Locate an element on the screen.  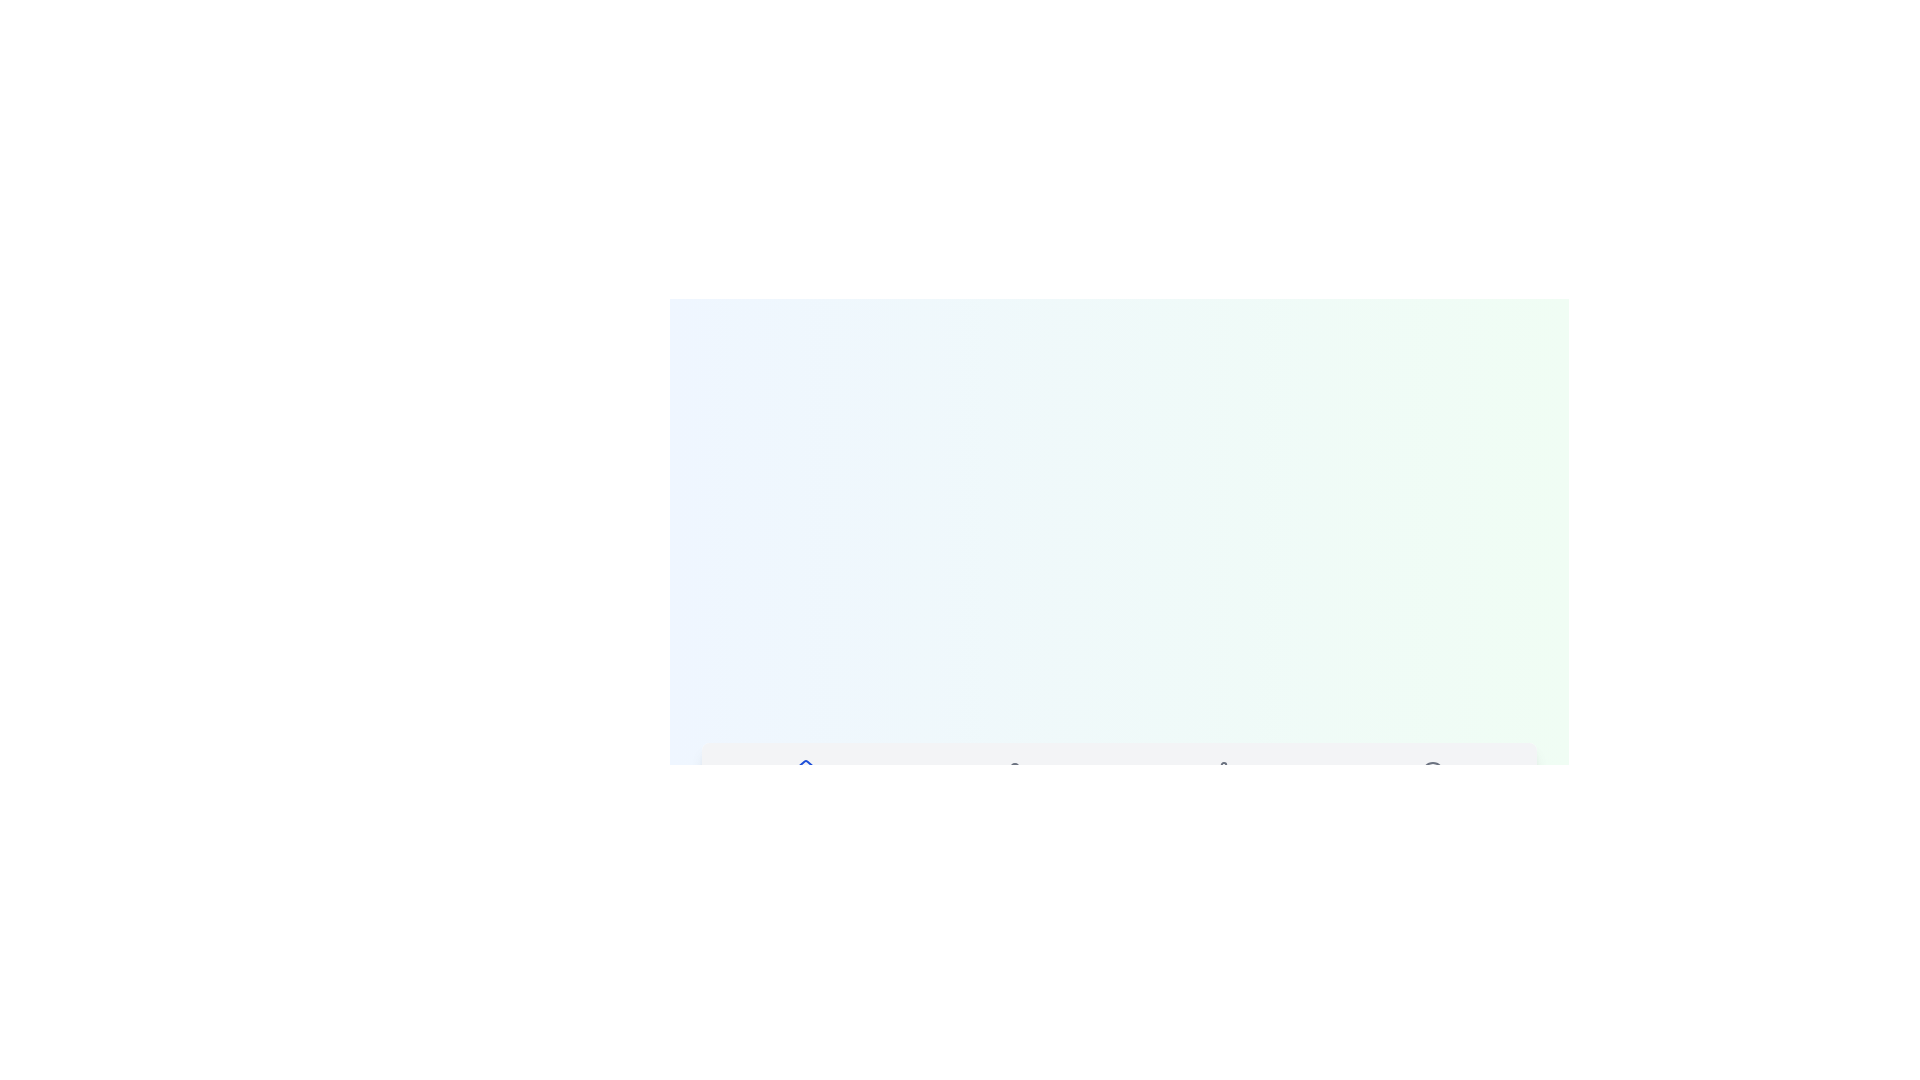
the icon of the tab labeled About is located at coordinates (1431, 771).